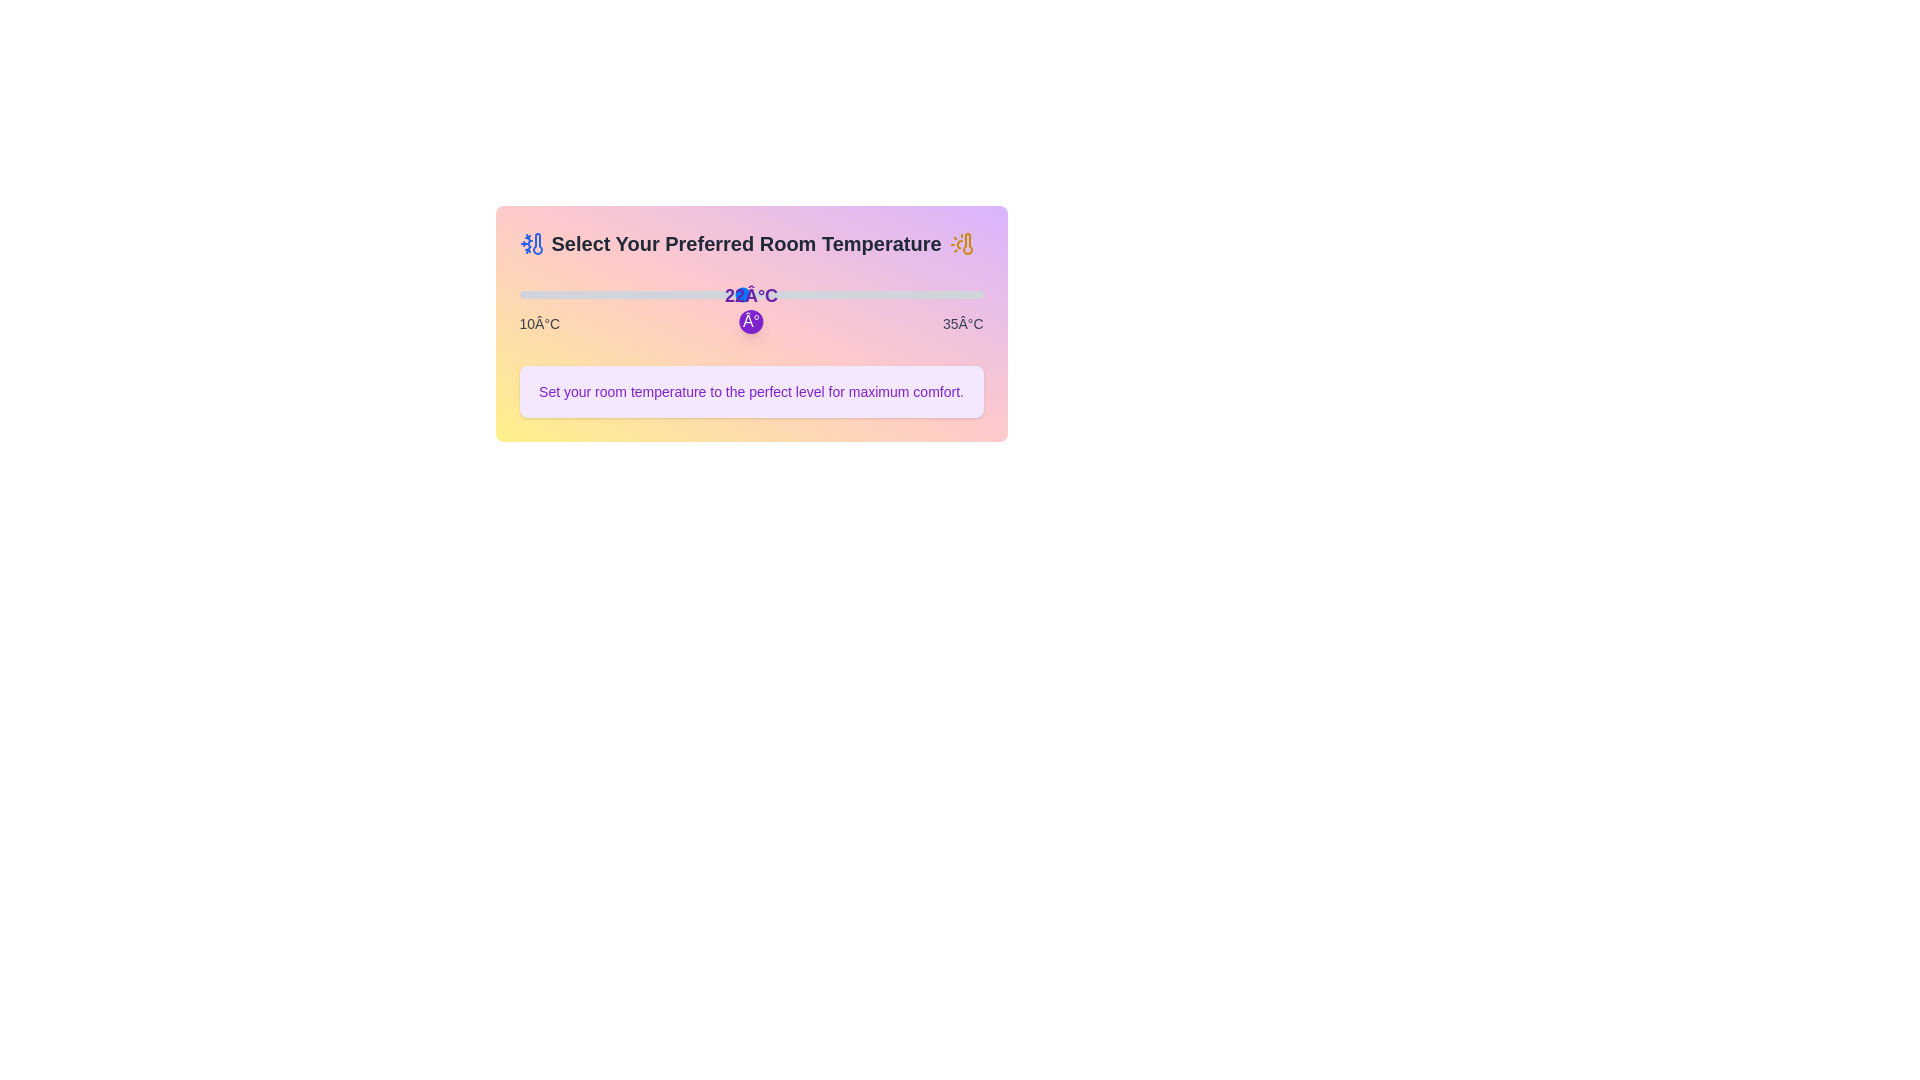 The height and width of the screenshot is (1080, 1920). Describe the element at coordinates (853, 294) in the screenshot. I see `the temperature to 28°C by dragging the slider` at that location.